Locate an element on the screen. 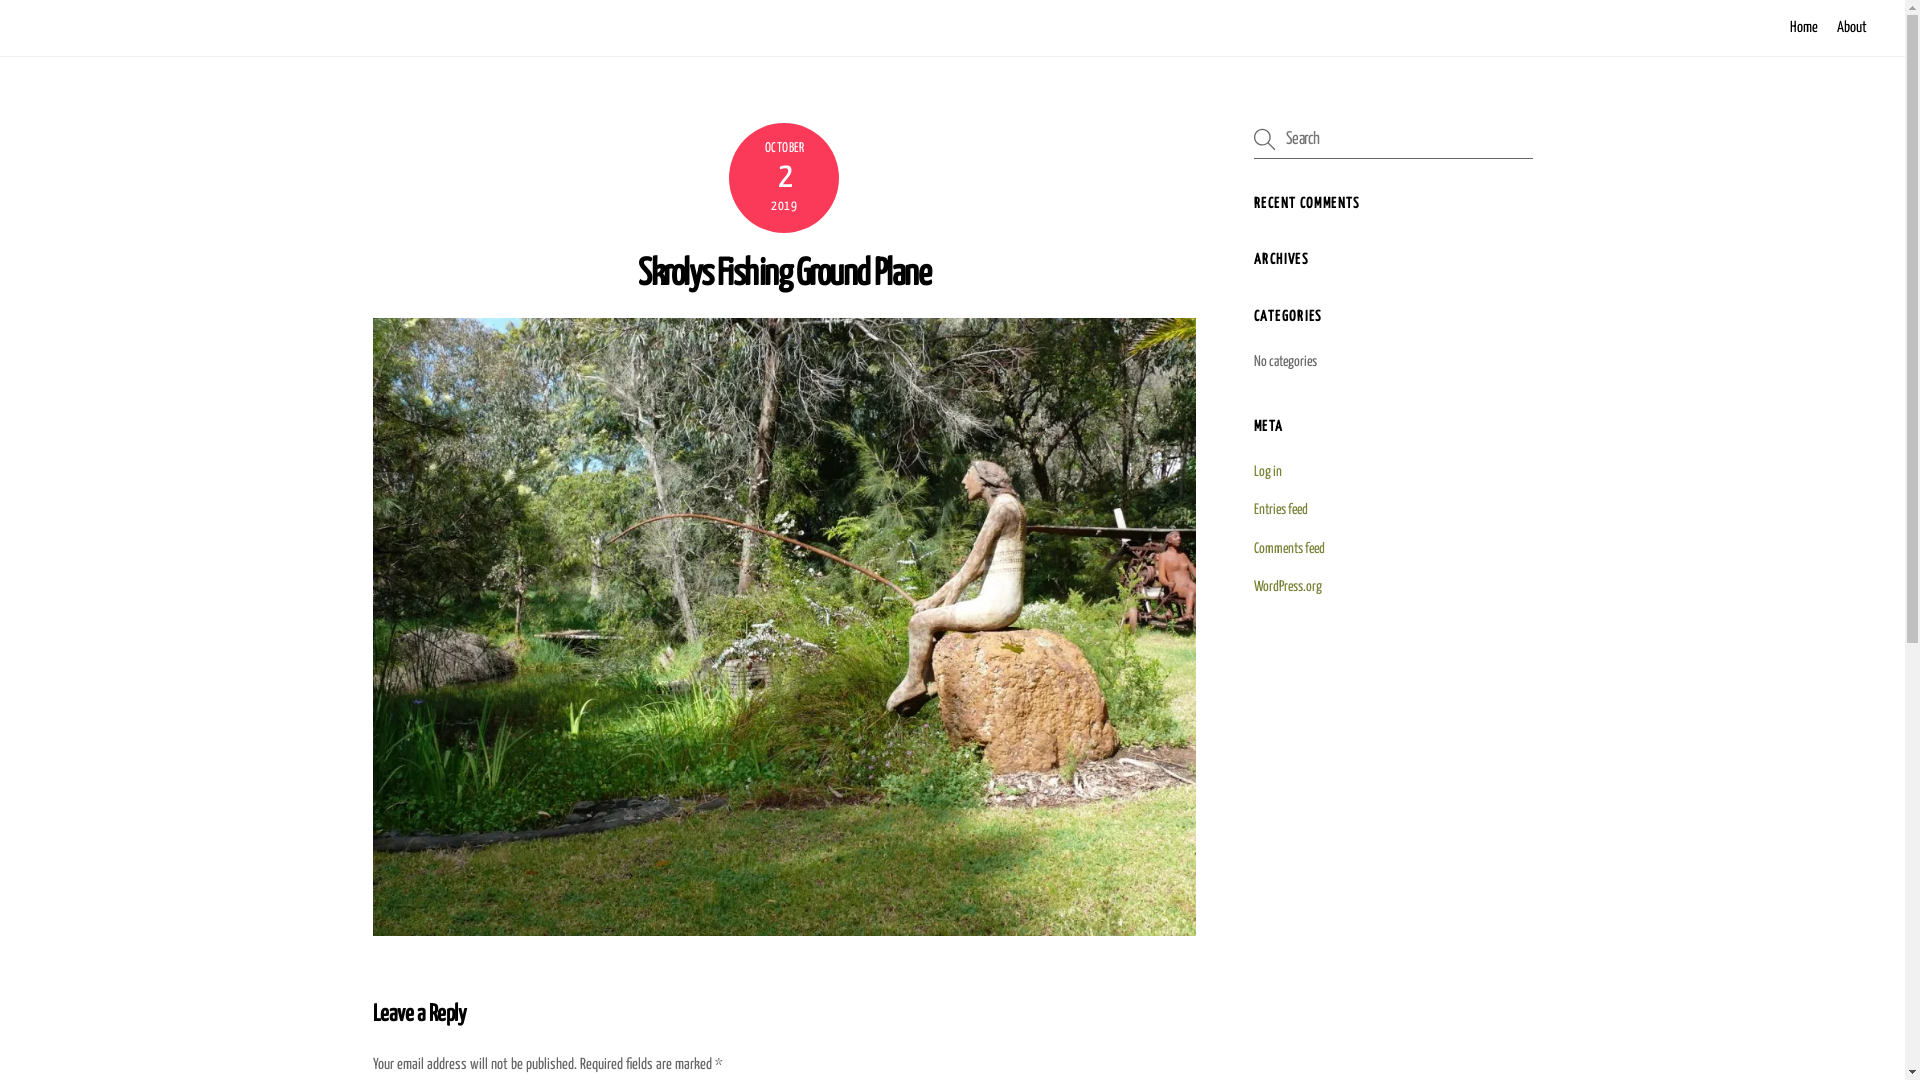 The width and height of the screenshot is (1920, 1080). 'Home' is located at coordinates (1804, 27).